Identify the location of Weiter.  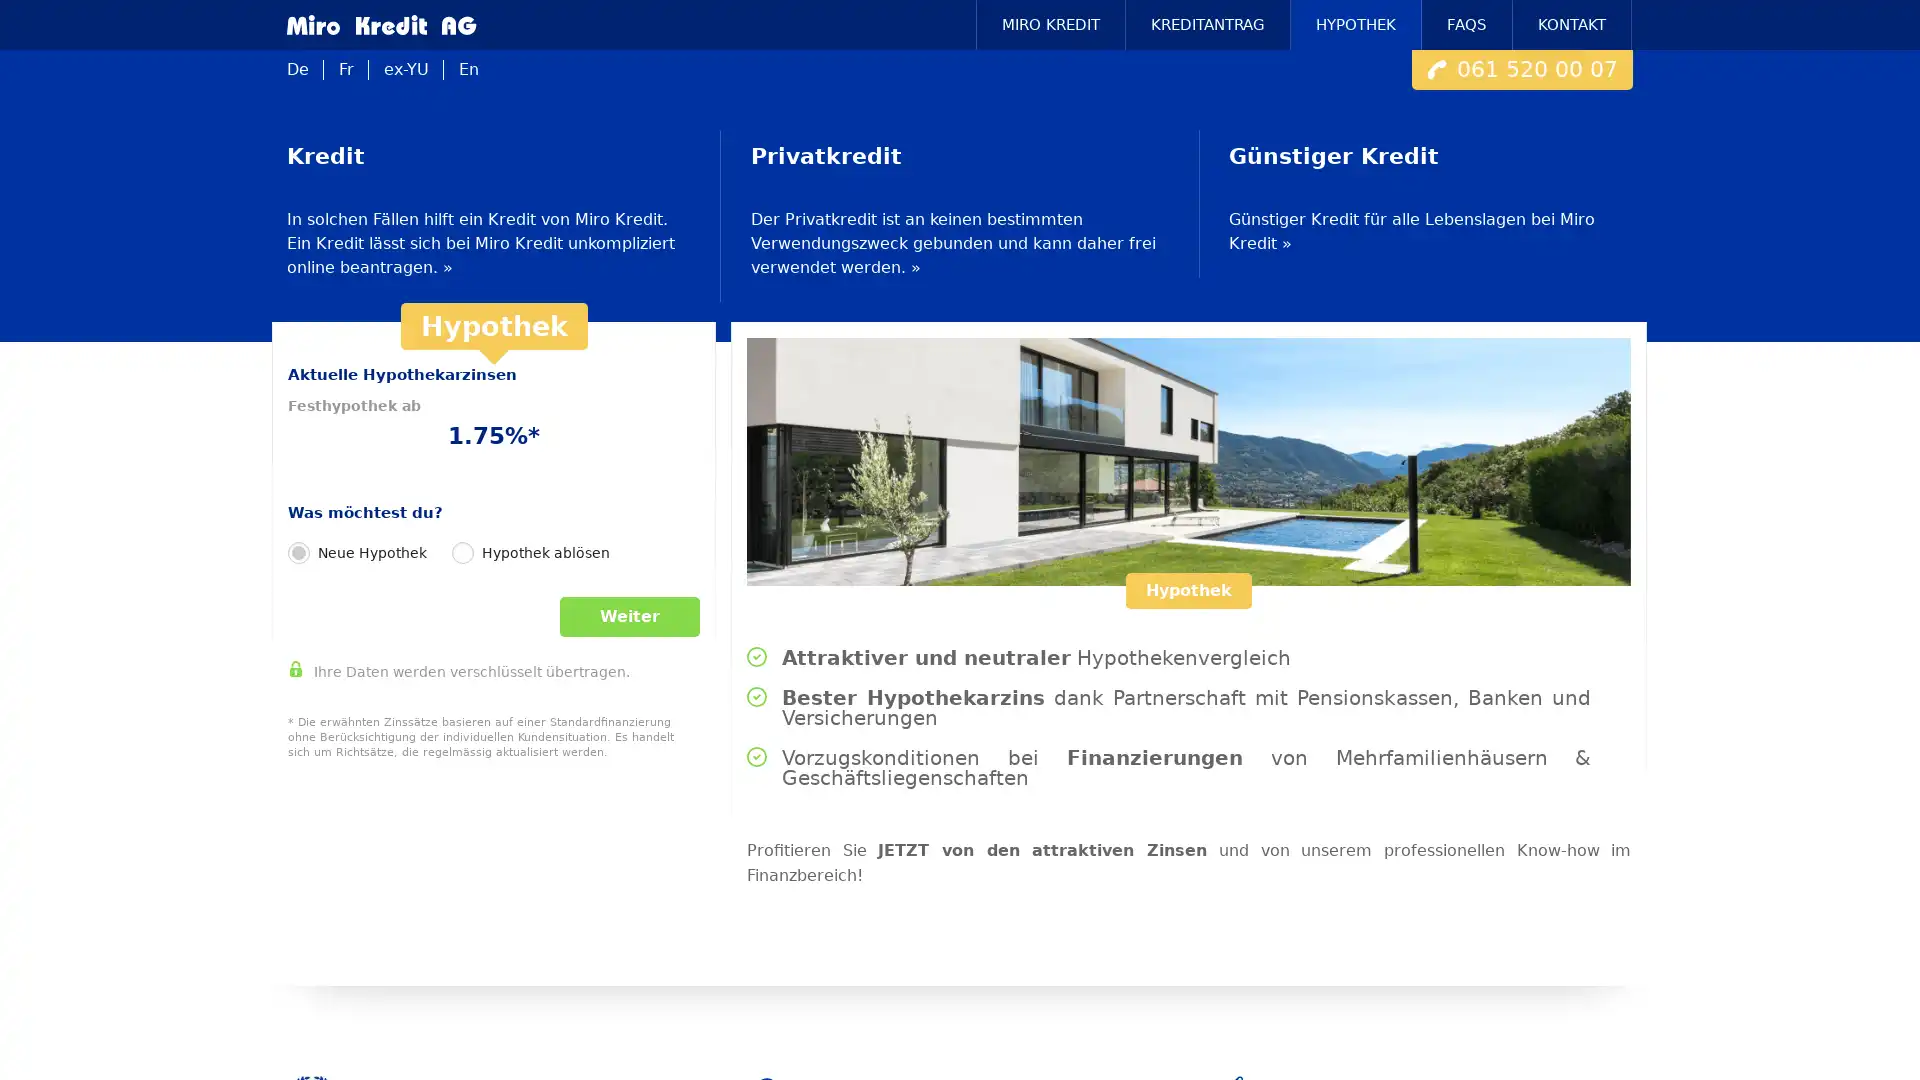
(617, 615).